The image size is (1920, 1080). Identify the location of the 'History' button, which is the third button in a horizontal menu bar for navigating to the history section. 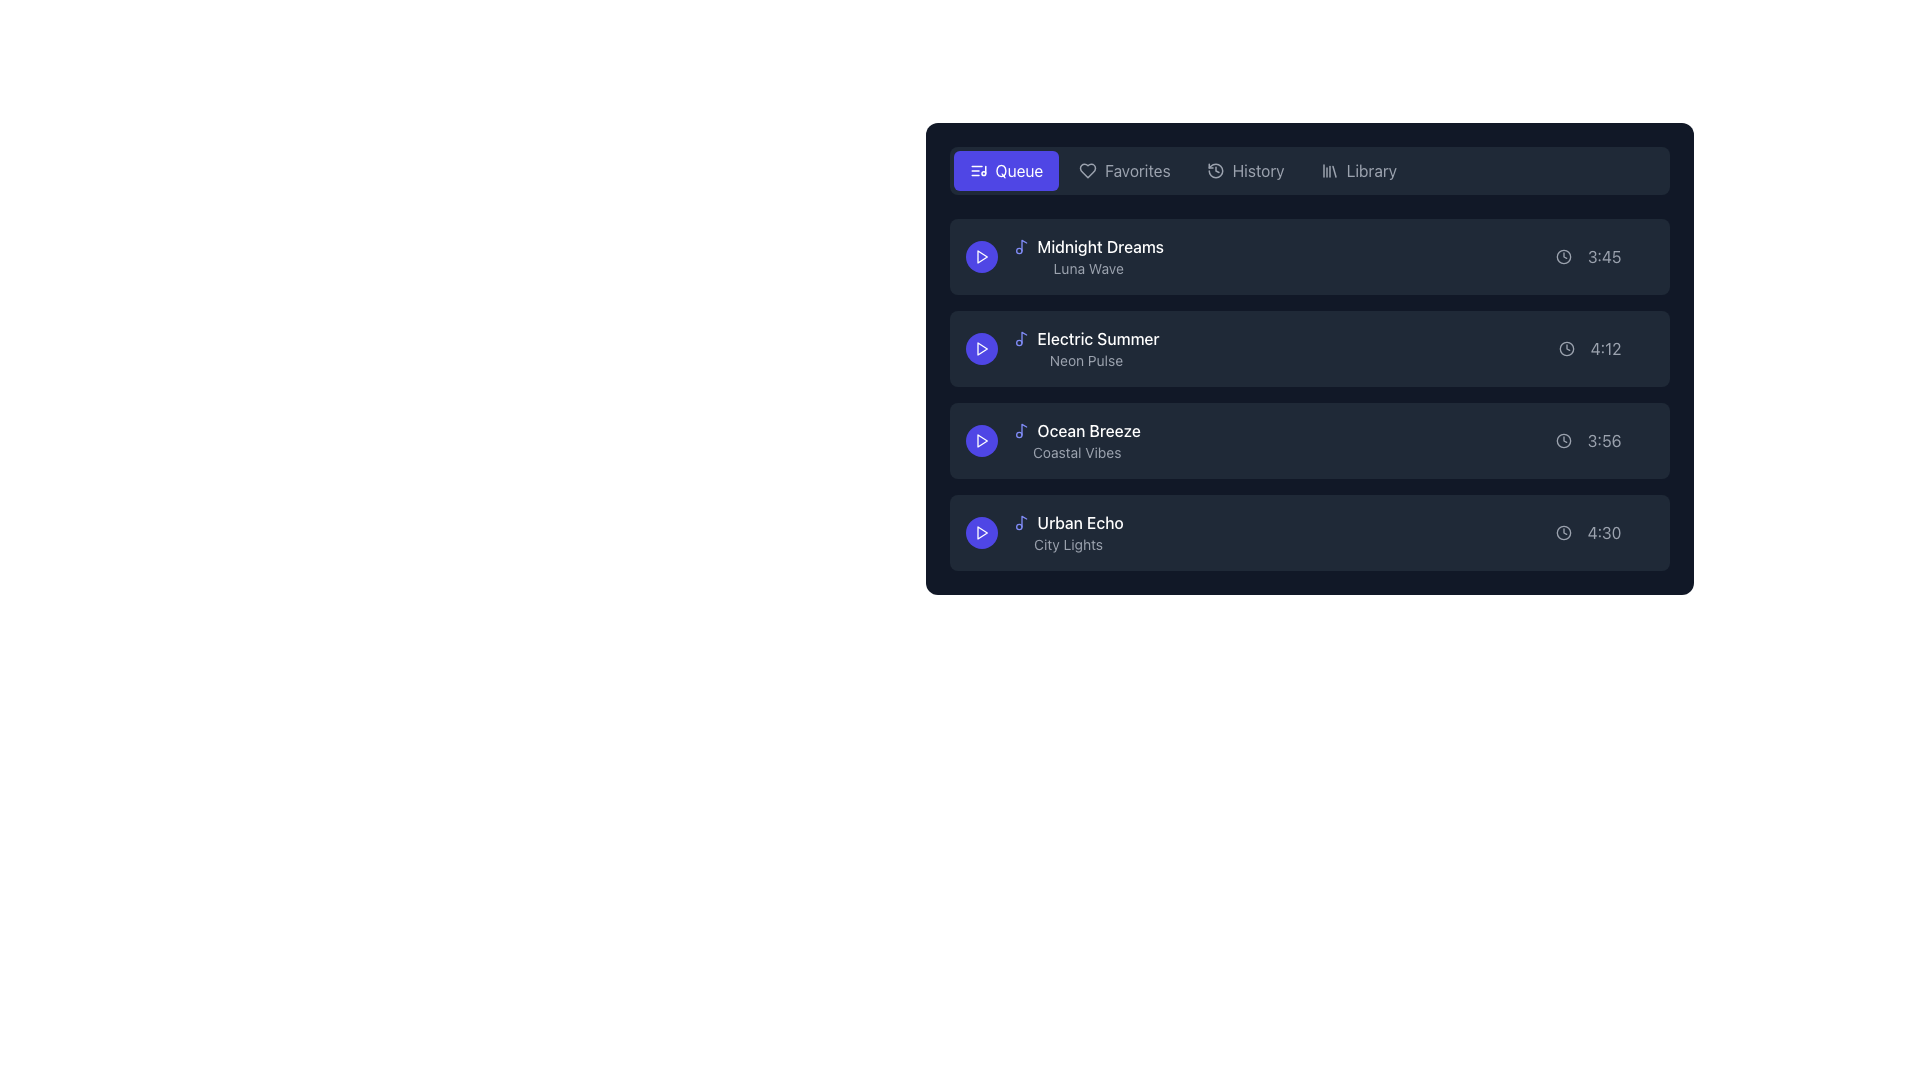
(1243, 169).